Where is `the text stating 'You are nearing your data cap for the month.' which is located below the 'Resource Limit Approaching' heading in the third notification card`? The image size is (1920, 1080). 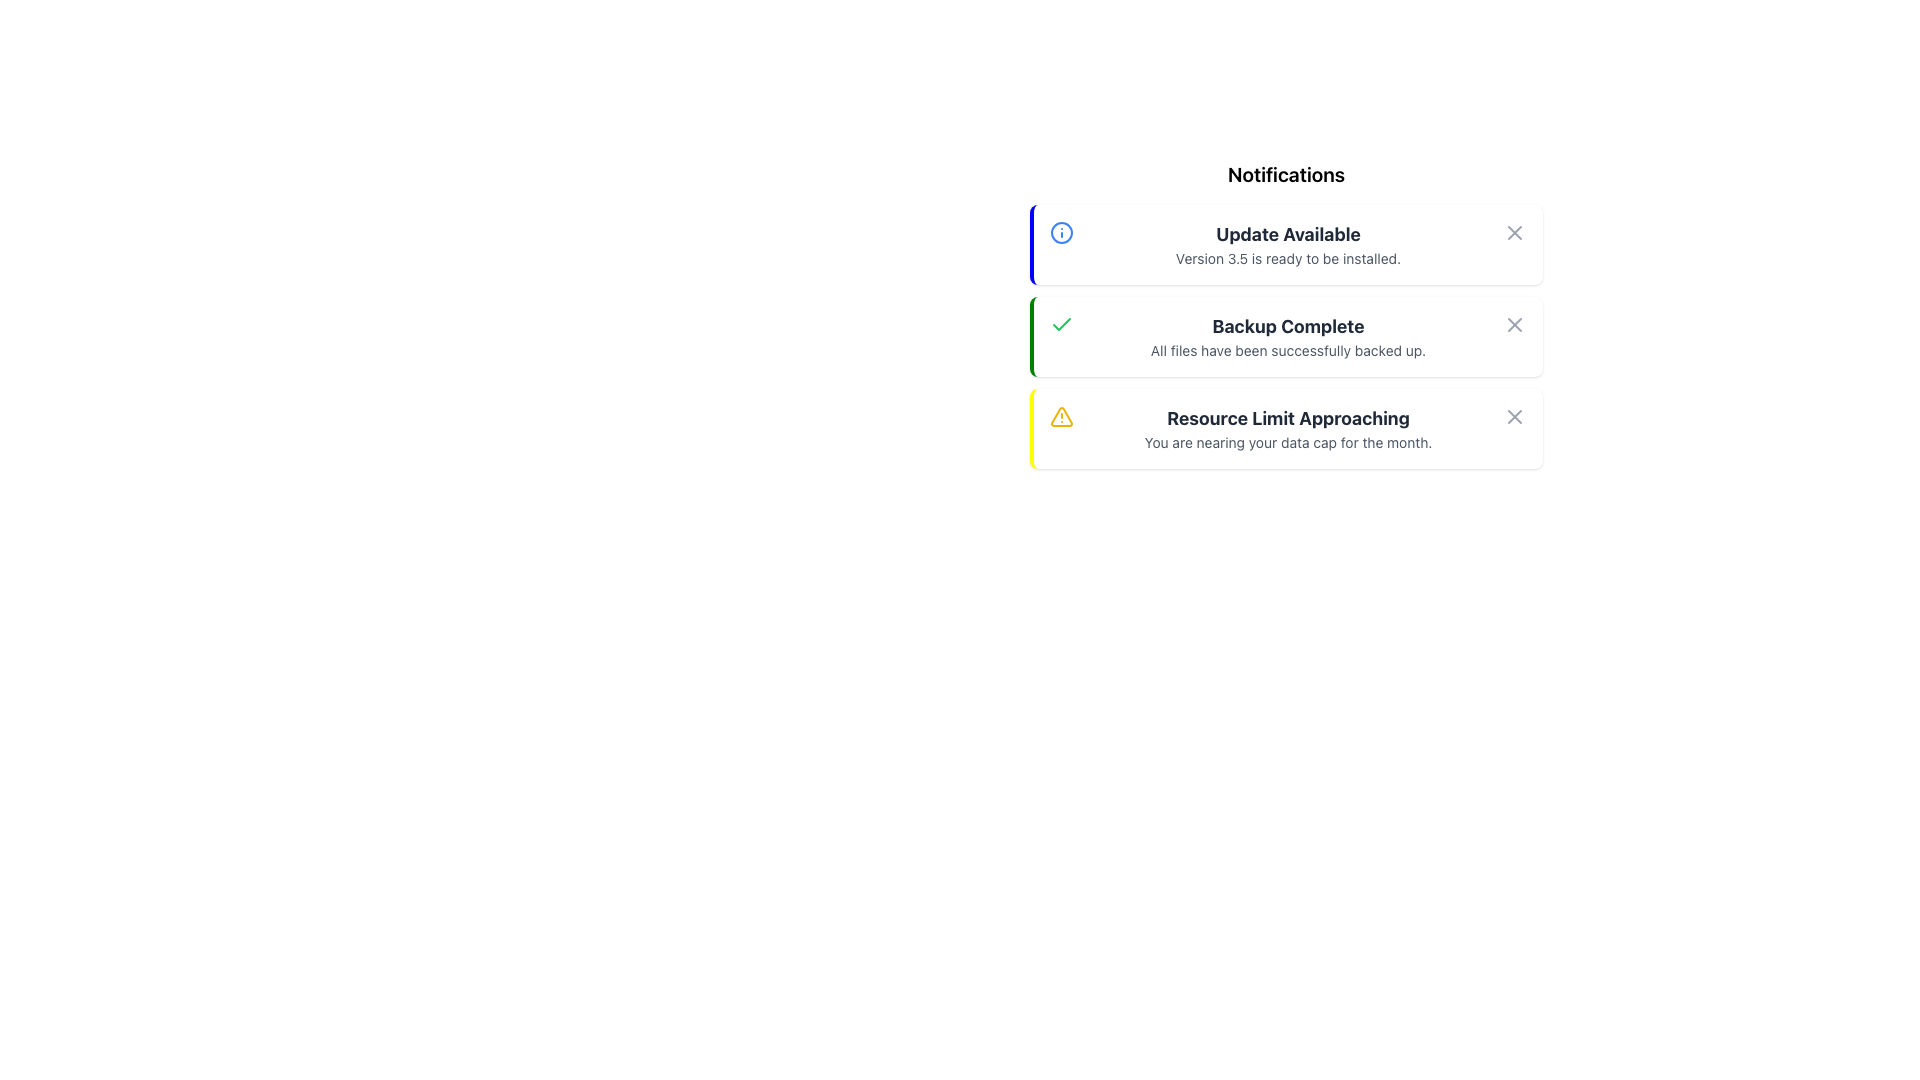 the text stating 'You are nearing your data cap for the month.' which is located below the 'Resource Limit Approaching' heading in the third notification card is located at coordinates (1288, 442).